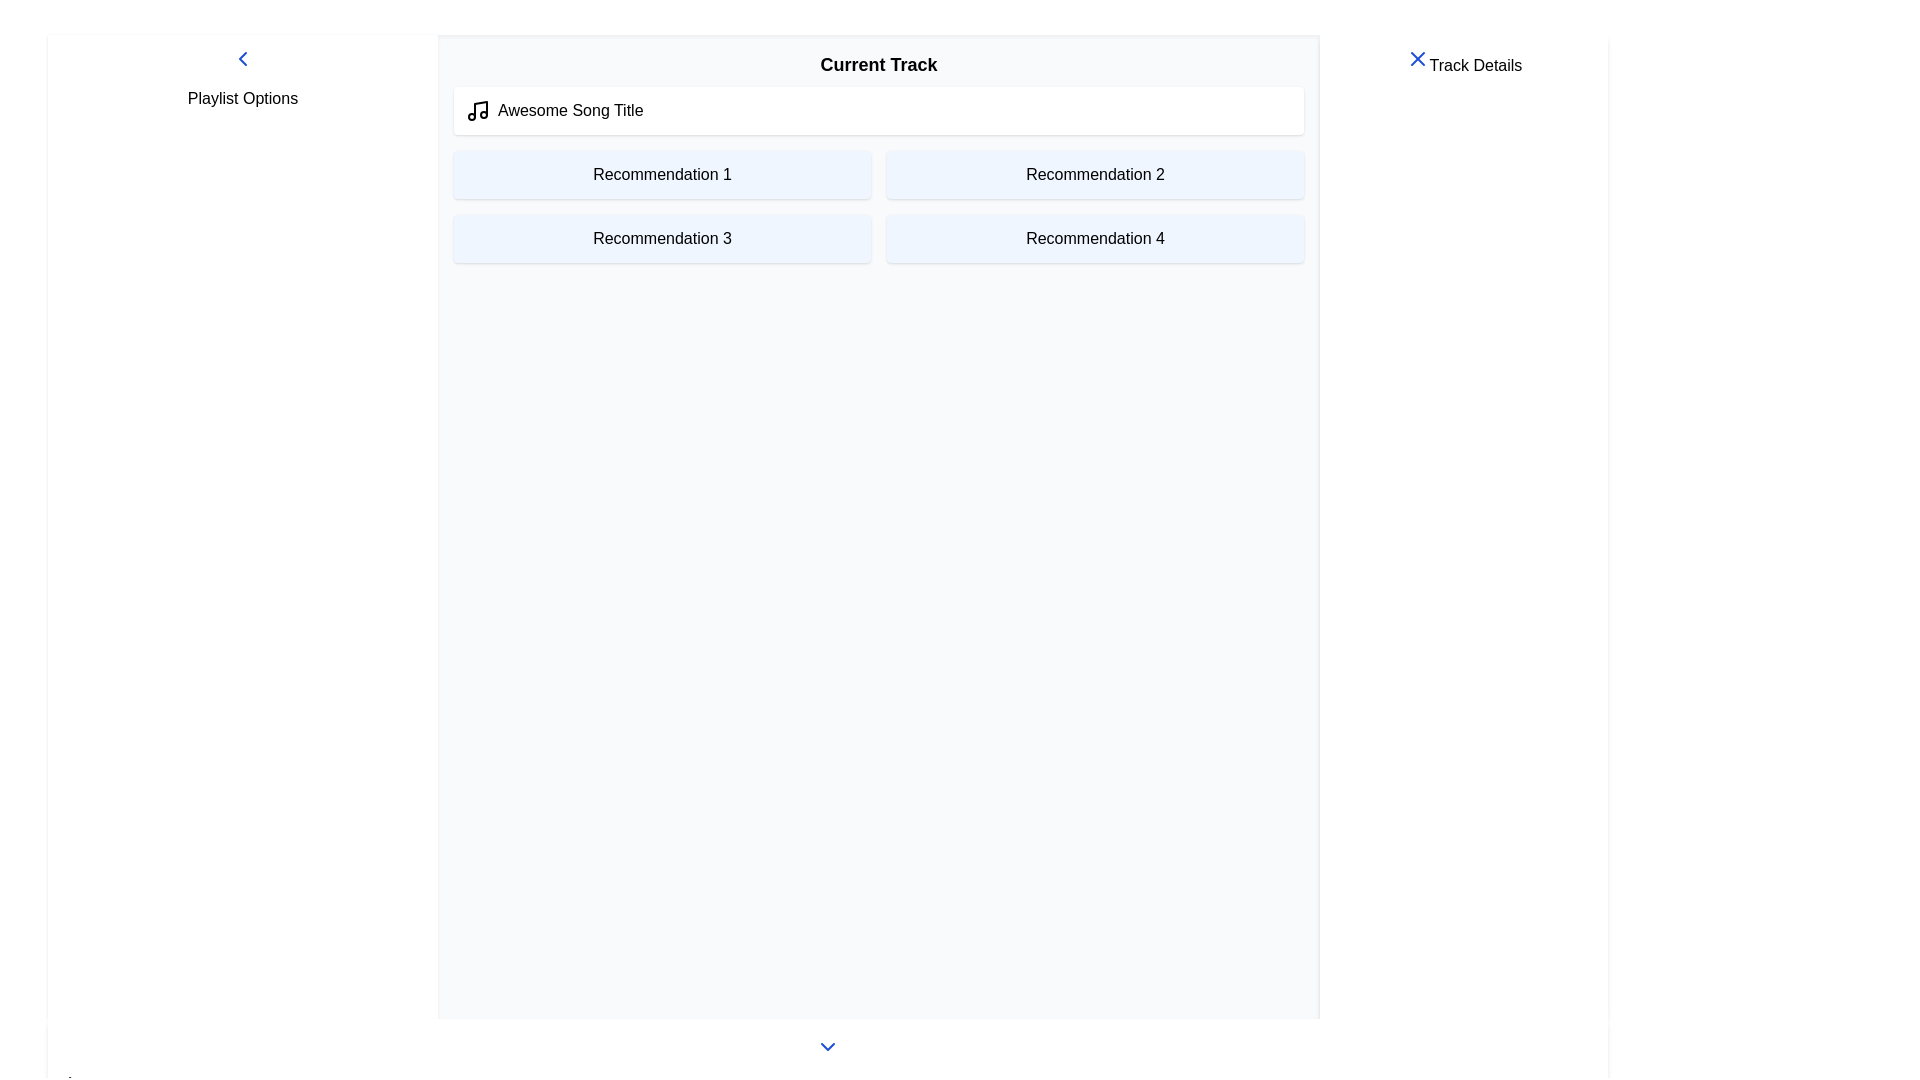  Describe the element at coordinates (662, 173) in the screenshot. I see `the informational panel labeled 'Recommendation 1', which has a light blue background and contains black text, located at the top-left quadrant of the grid layout` at that location.